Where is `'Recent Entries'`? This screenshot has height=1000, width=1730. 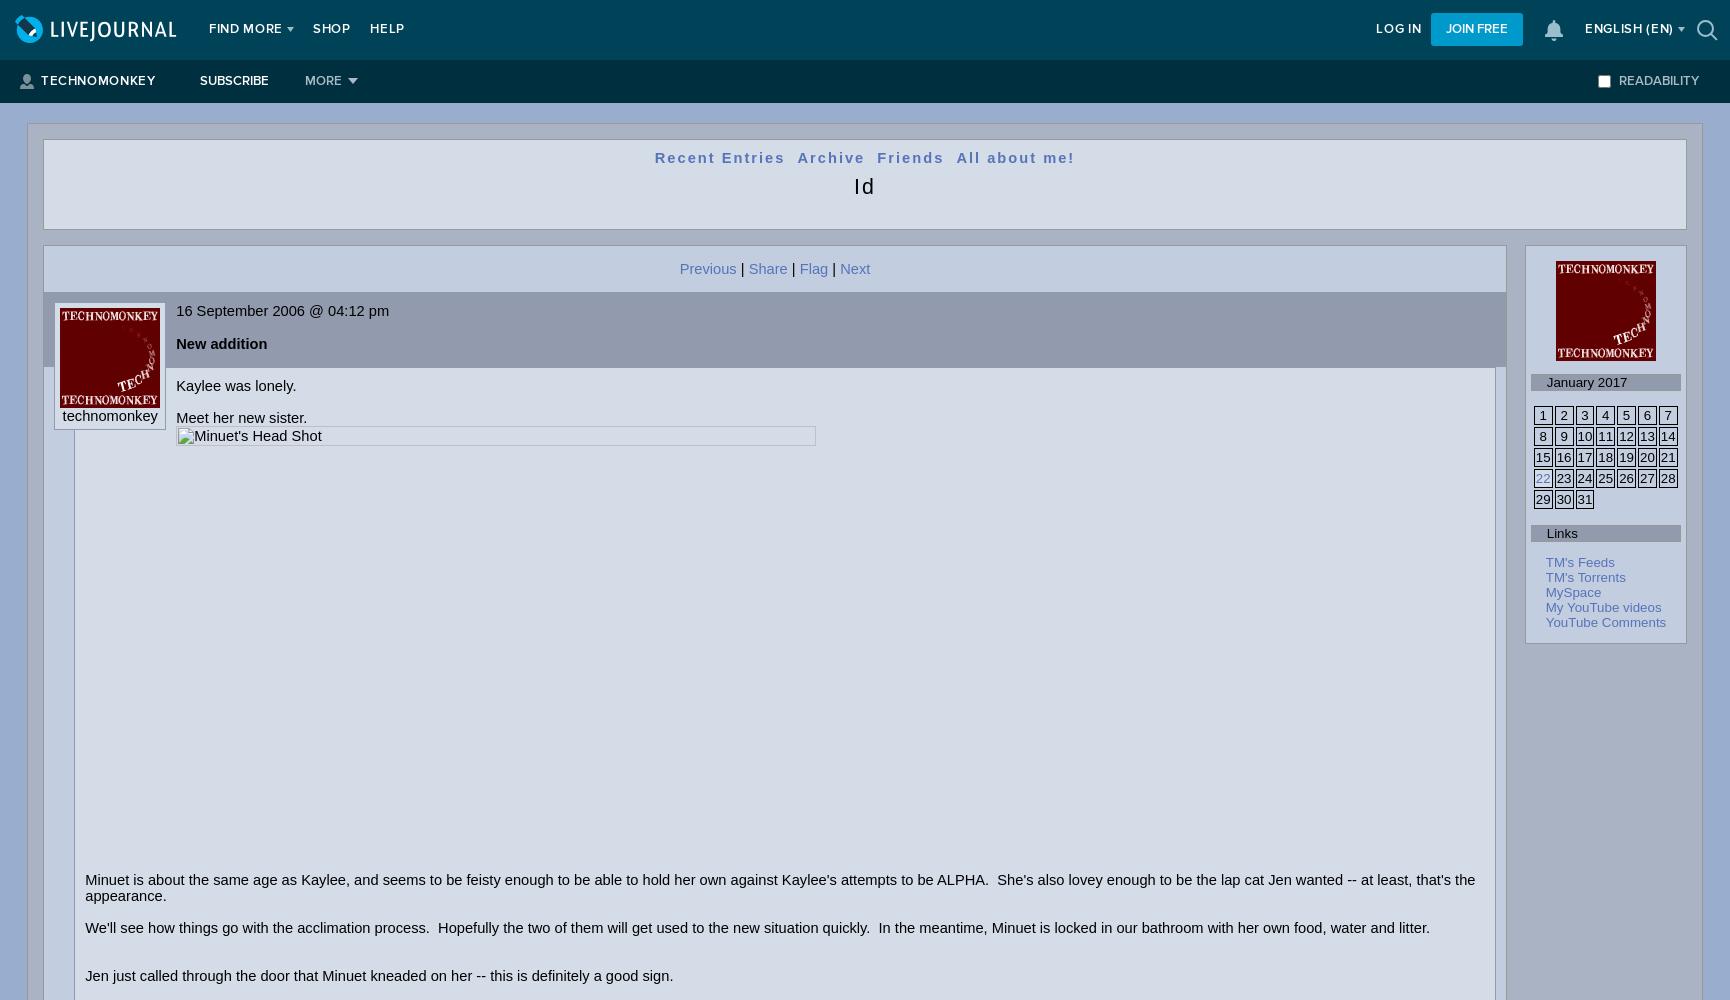 'Recent Entries' is located at coordinates (719, 158).